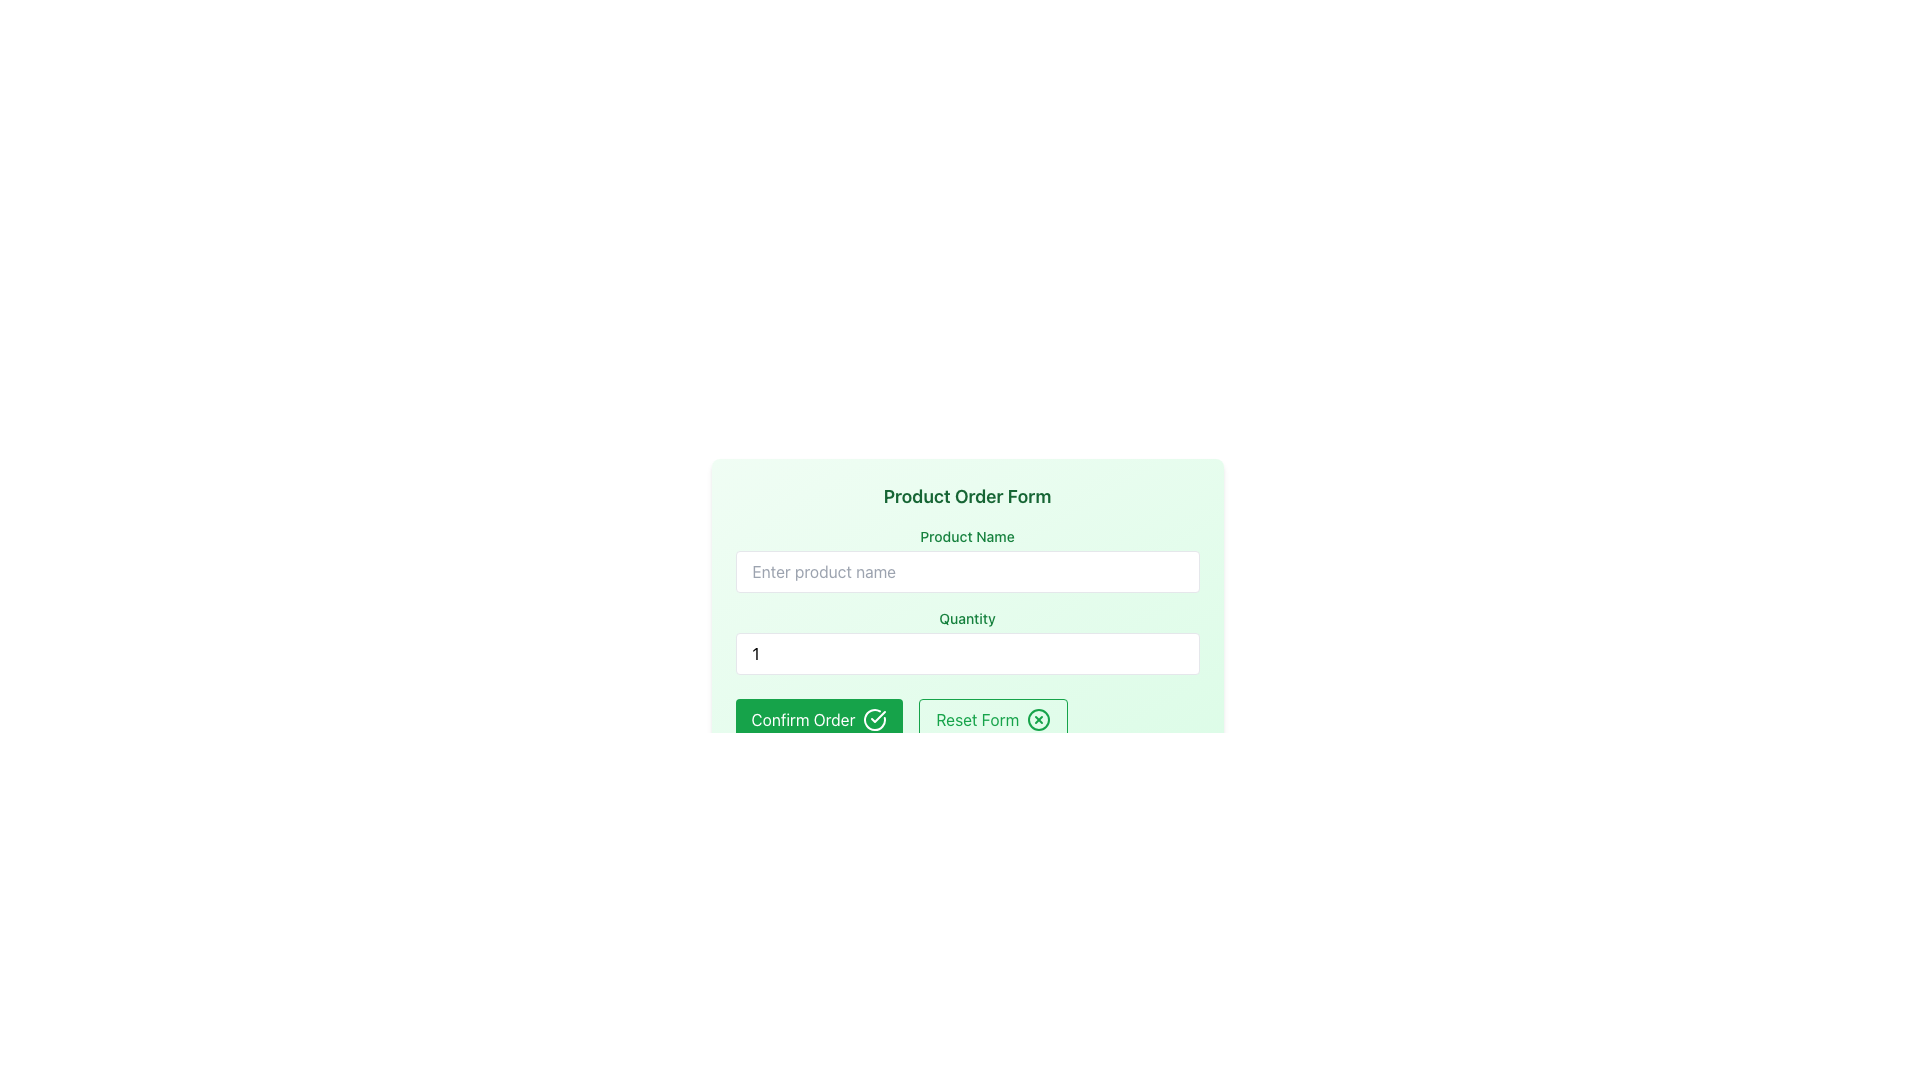 The height and width of the screenshot is (1080, 1920). What do you see at coordinates (967, 617) in the screenshot?
I see `the 'Quantity' label in the 'Product Order Form' that indicates the purpose of the associated input field` at bounding box center [967, 617].